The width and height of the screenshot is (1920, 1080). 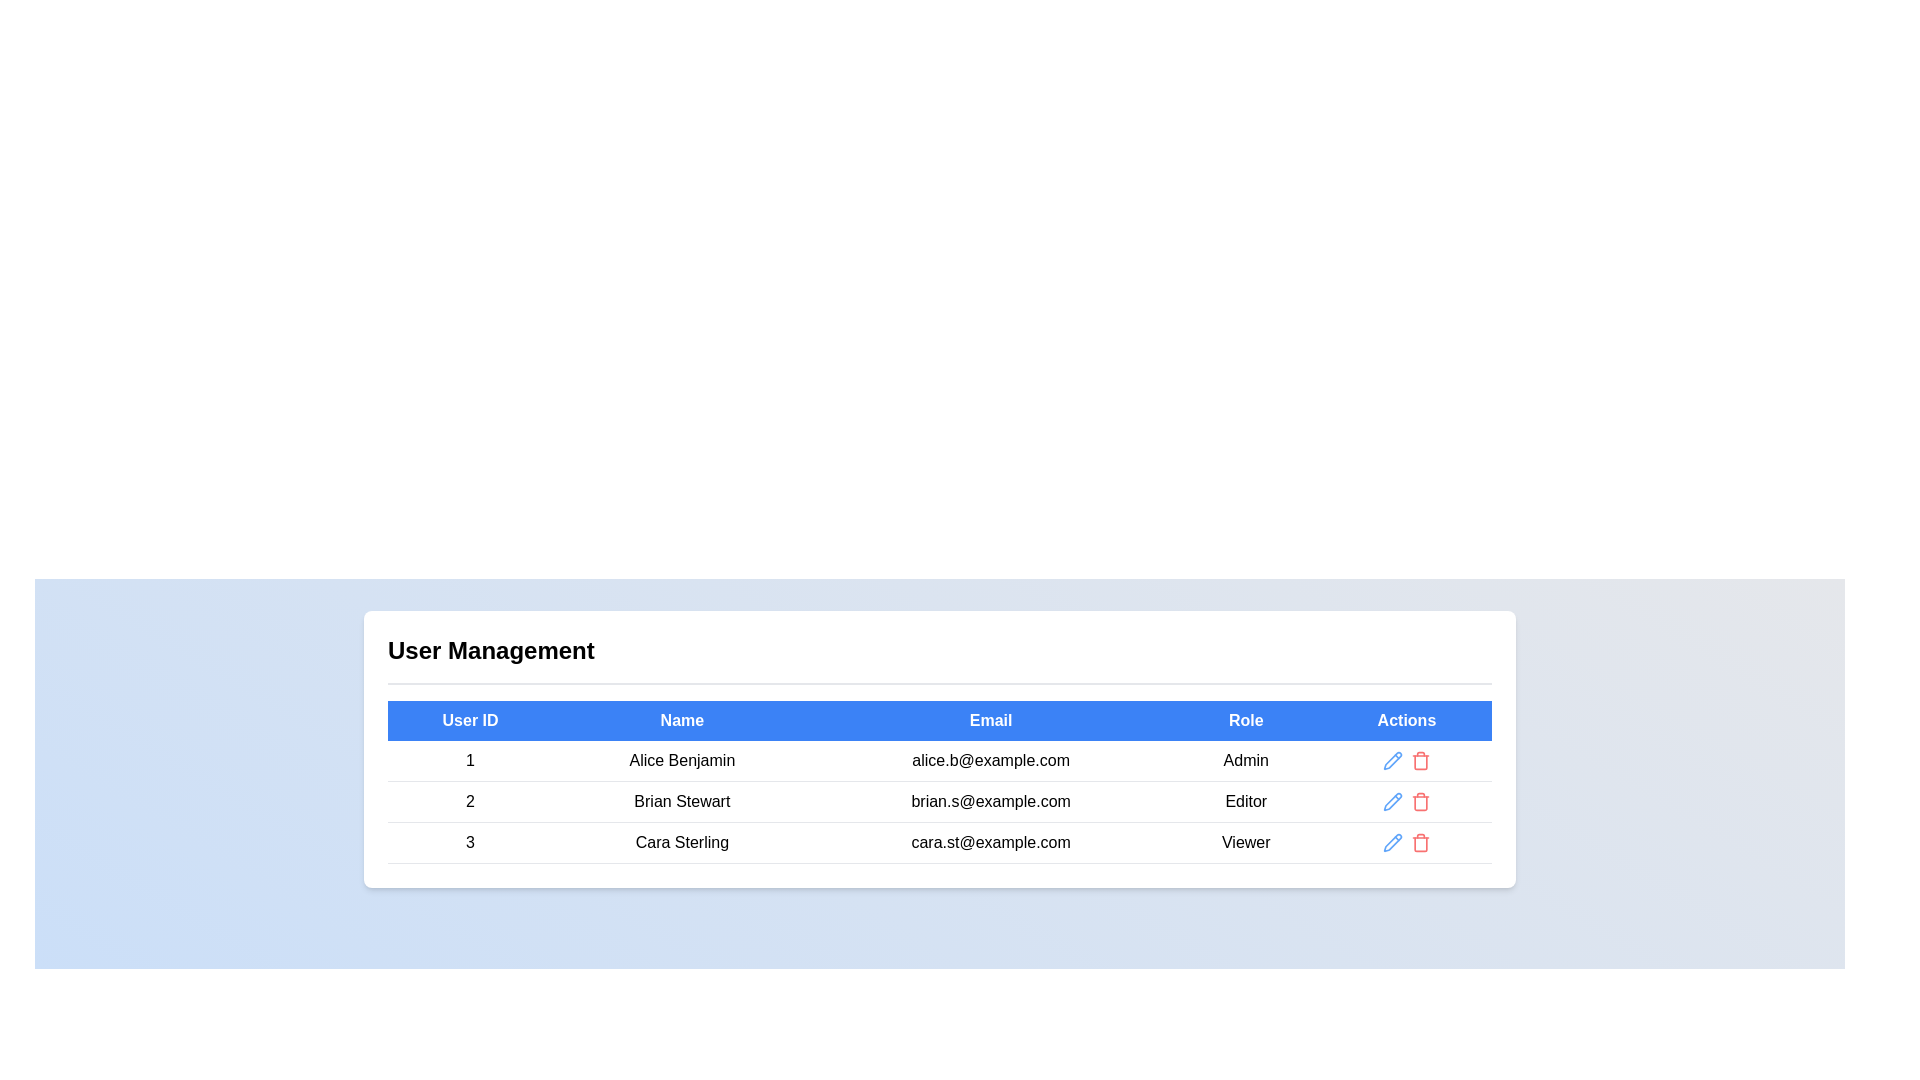 What do you see at coordinates (939, 760) in the screenshot?
I see `the first row in the User Management table, which contains user ID 1, name Alice Benjamin, email alice.b@example.com, and role Admin` at bounding box center [939, 760].